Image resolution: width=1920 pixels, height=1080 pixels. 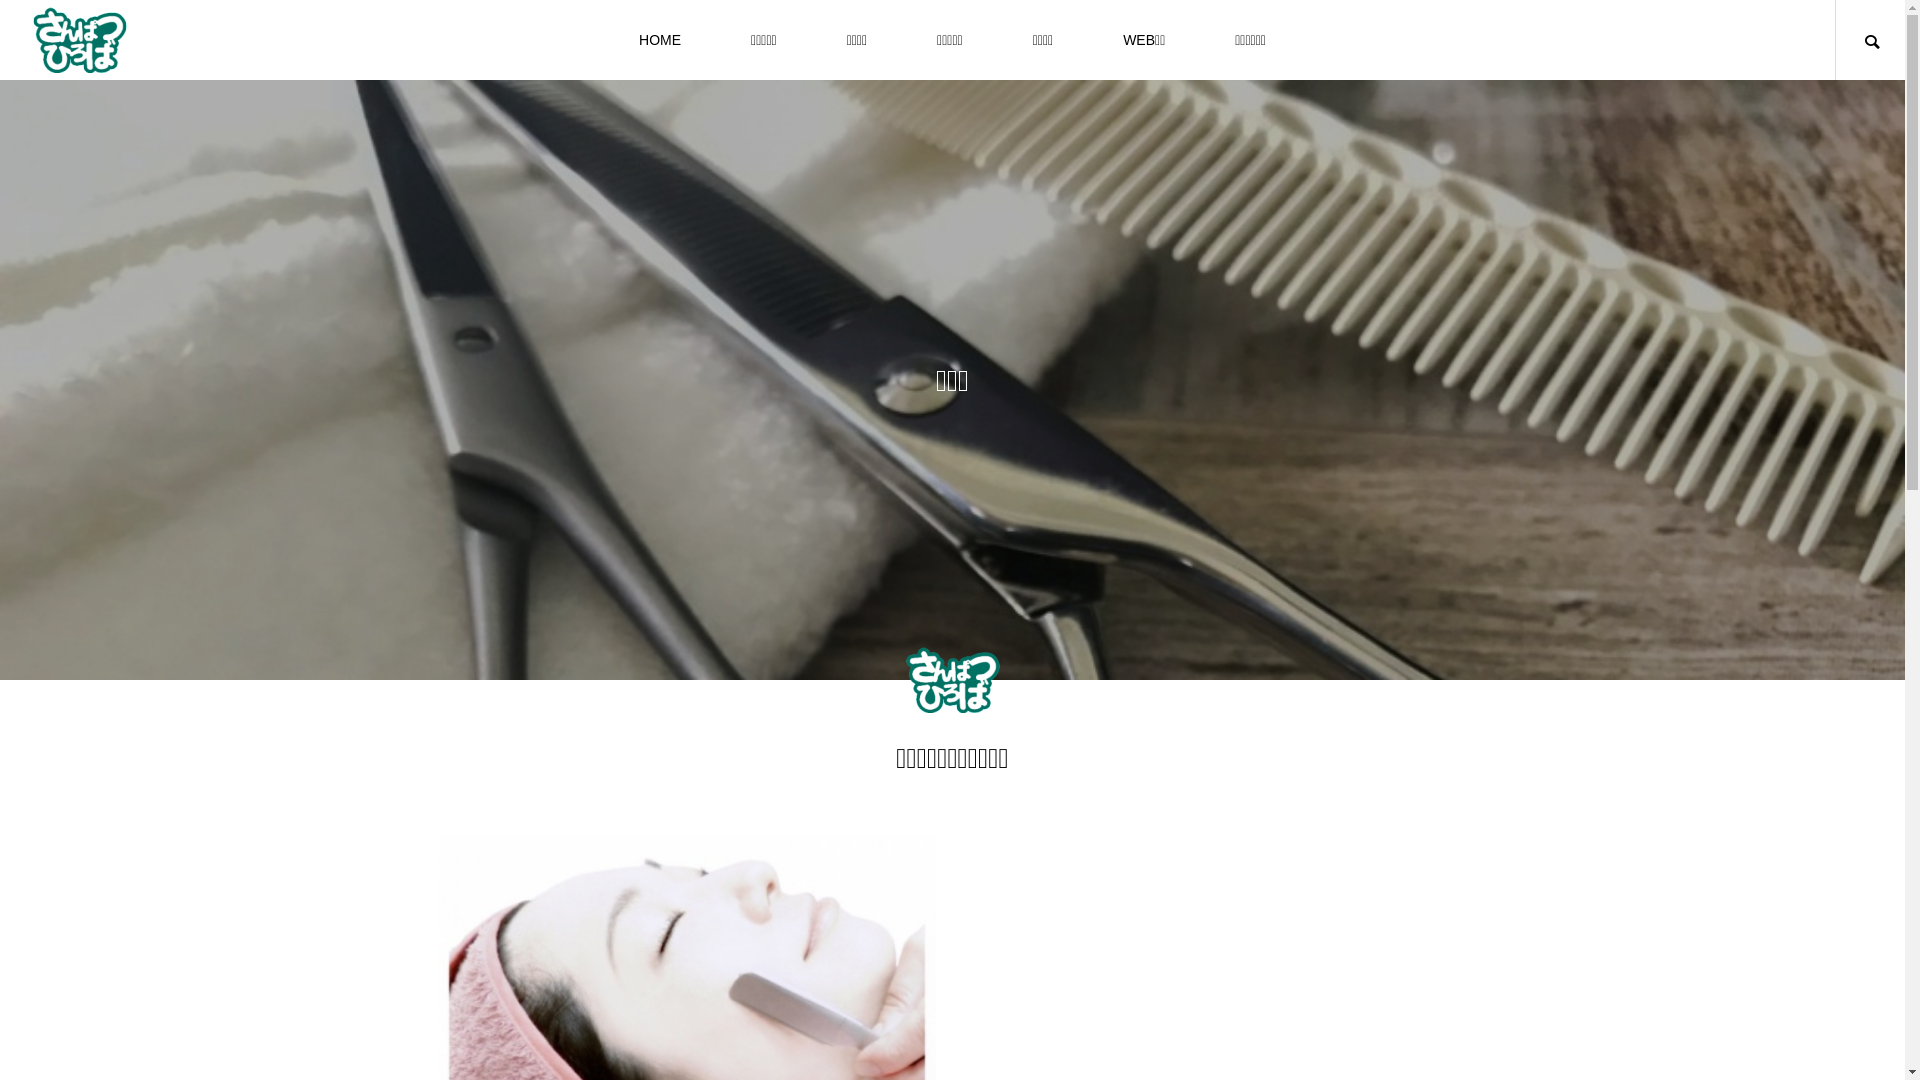 What do you see at coordinates (660, 39) in the screenshot?
I see `'HOME'` at bounding box center [660, 39].